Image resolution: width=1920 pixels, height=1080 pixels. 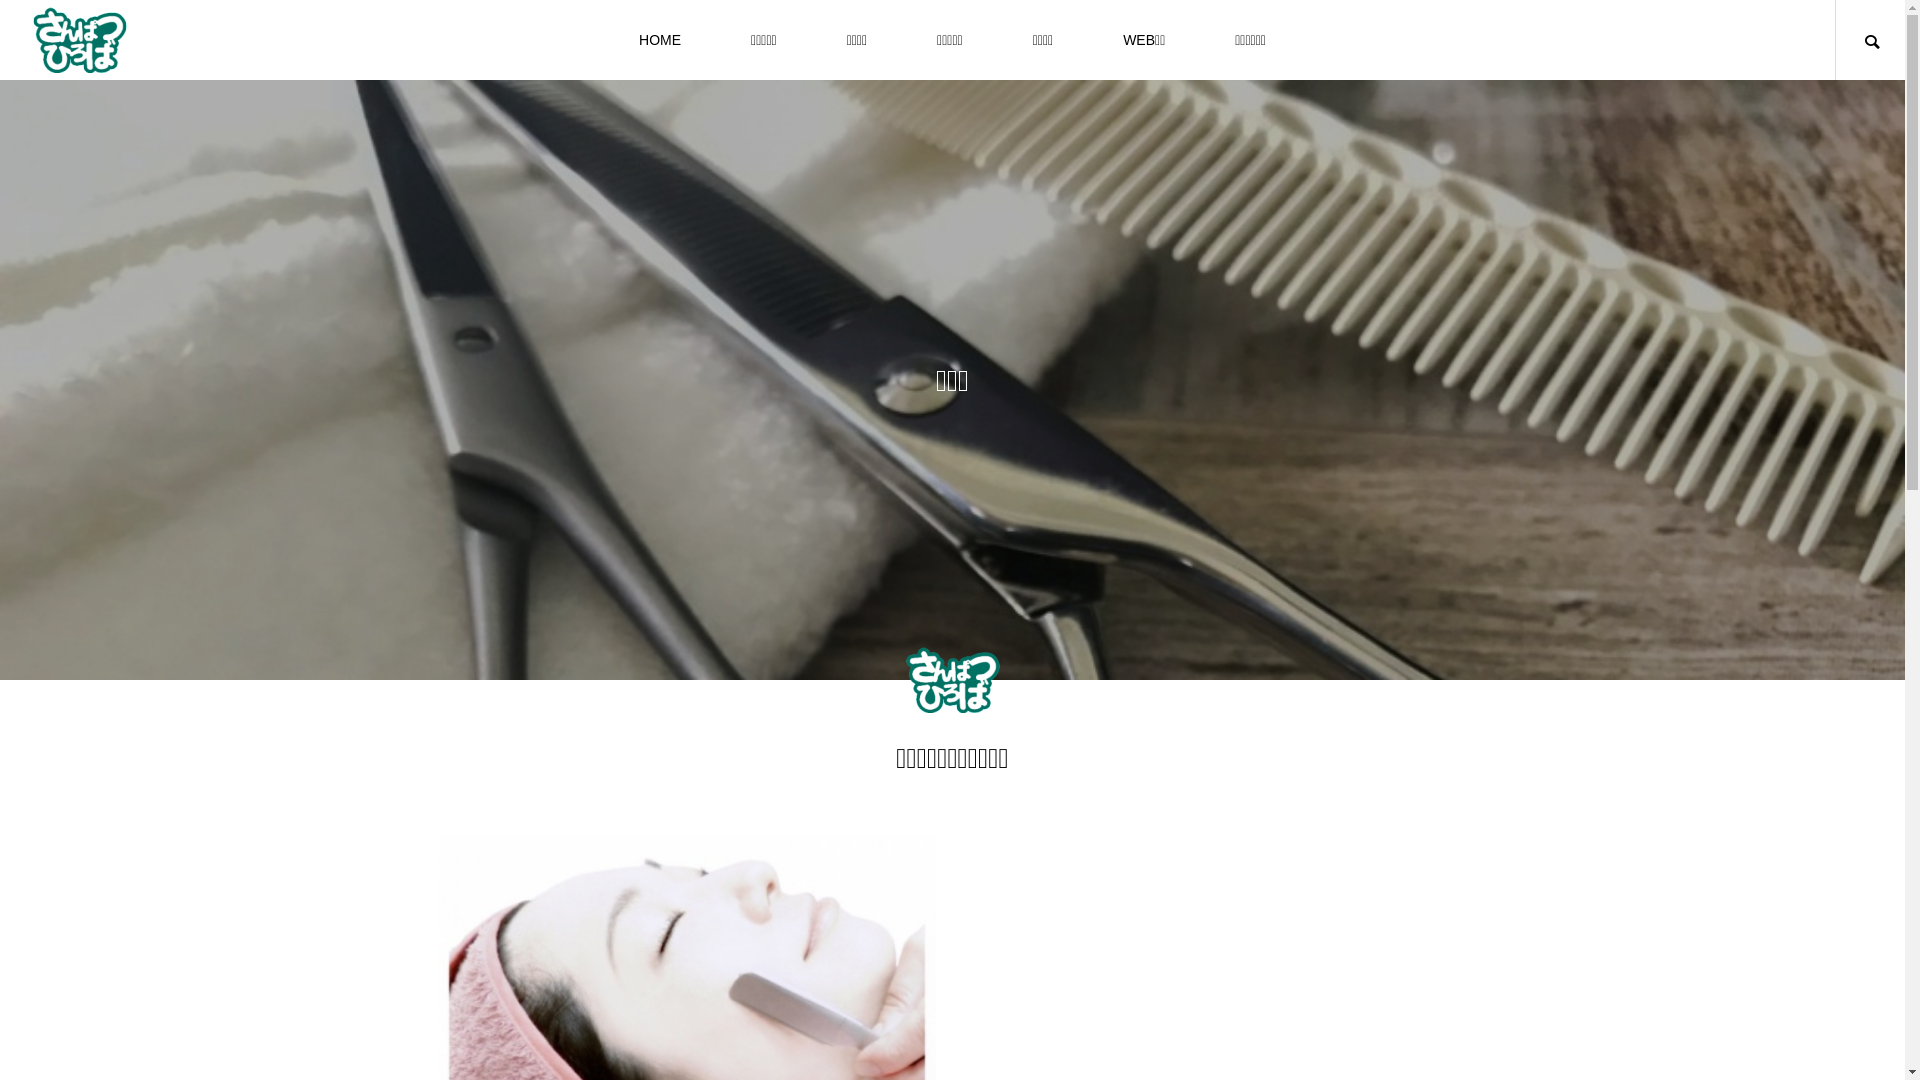 What do you see at coordinates (660, 39) in the screenshot?
I see `'HOME'` at bounding box center [660, 39].